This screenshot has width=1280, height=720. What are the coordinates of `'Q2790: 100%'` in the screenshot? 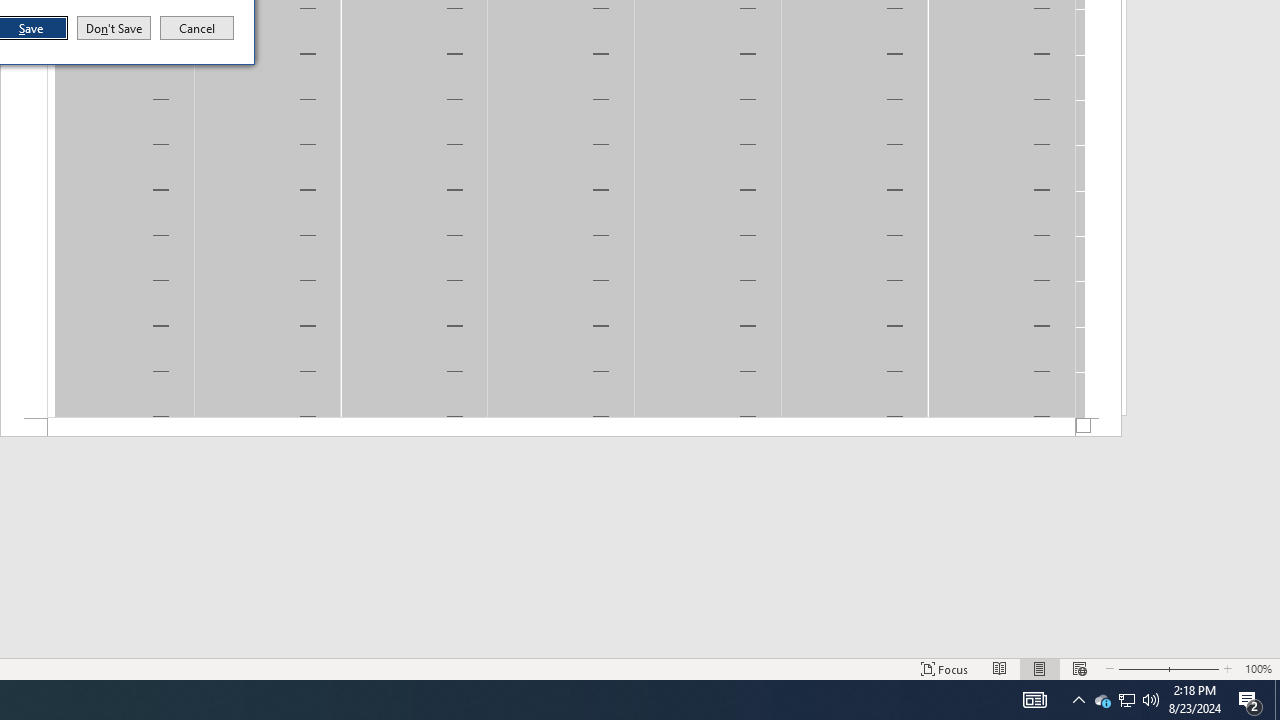 It's located at (1195, 669).